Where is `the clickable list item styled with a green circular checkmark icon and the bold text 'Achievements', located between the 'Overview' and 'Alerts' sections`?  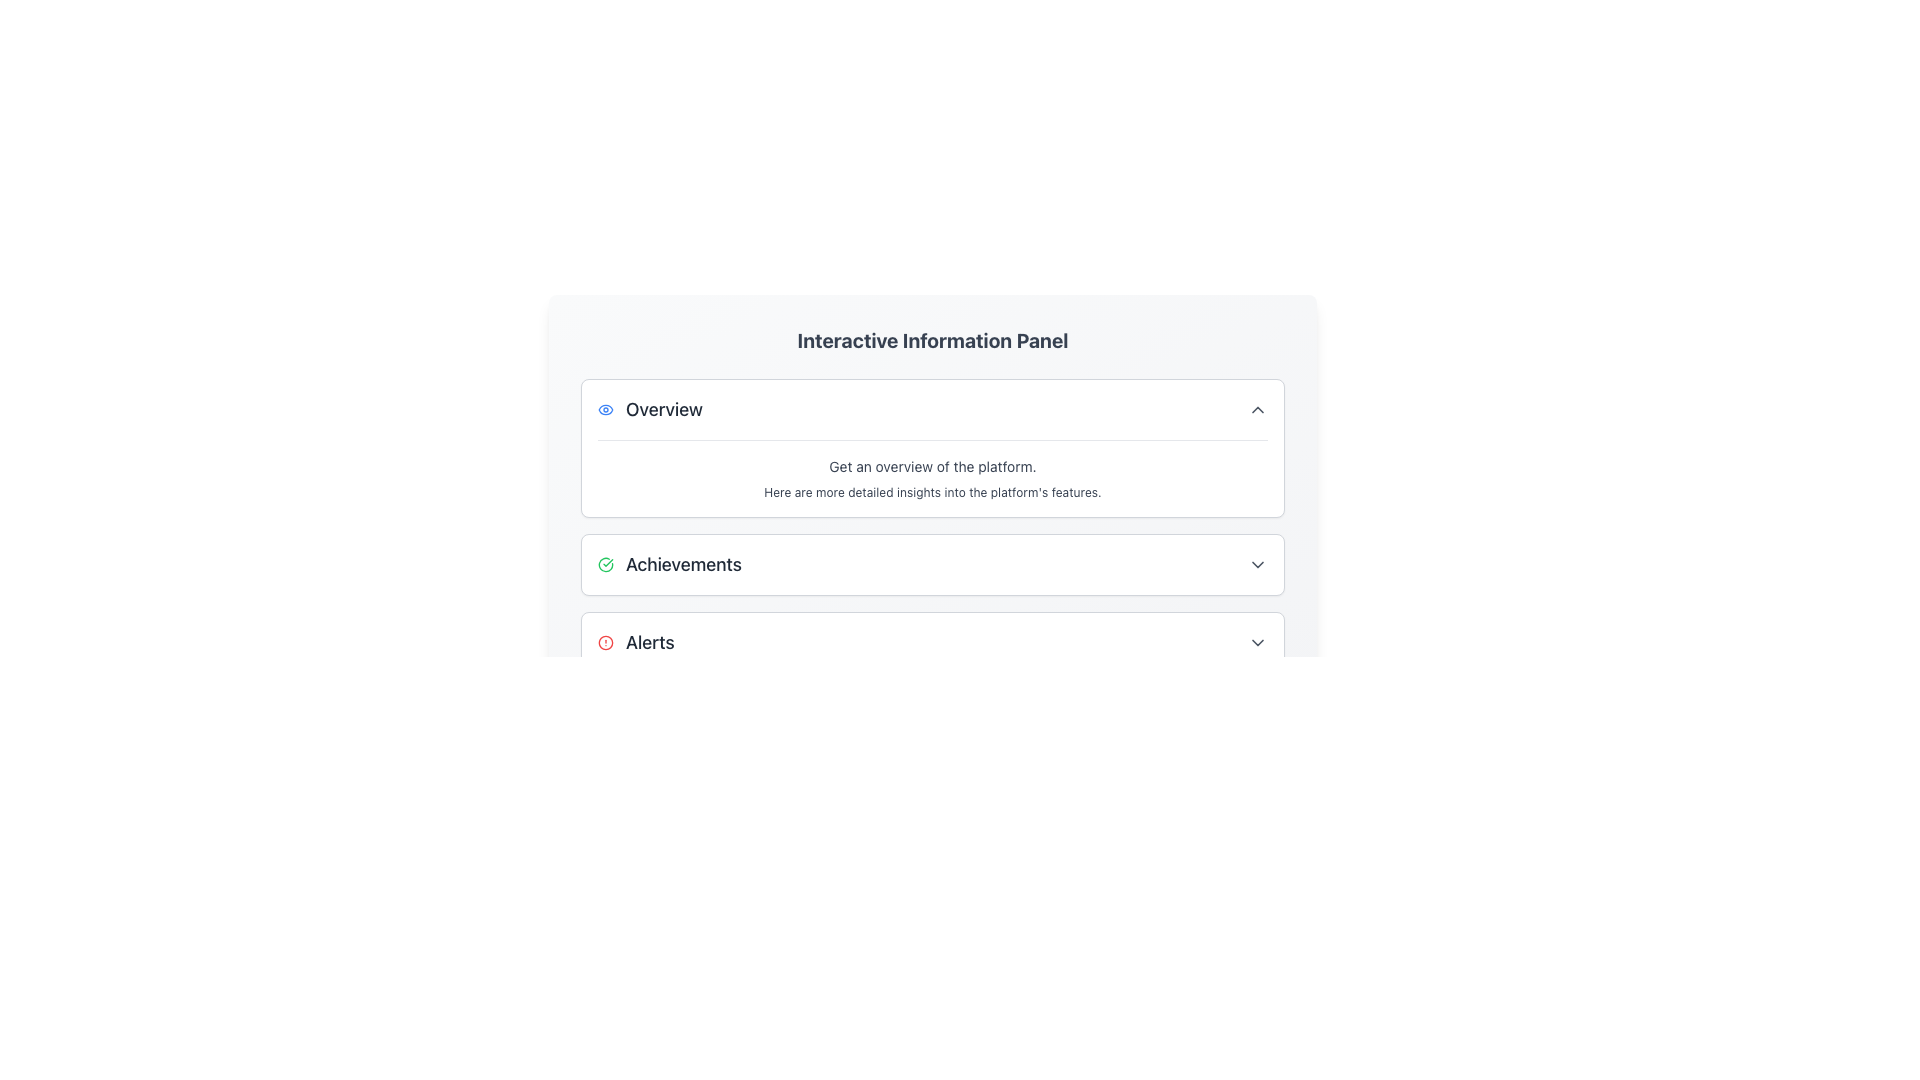
the clickable list item styled with a green circular checkmark icon and the bold text 'Achievements', located between the 'Overview' and 'Alerts' sections is located at coordinates (669, 564).